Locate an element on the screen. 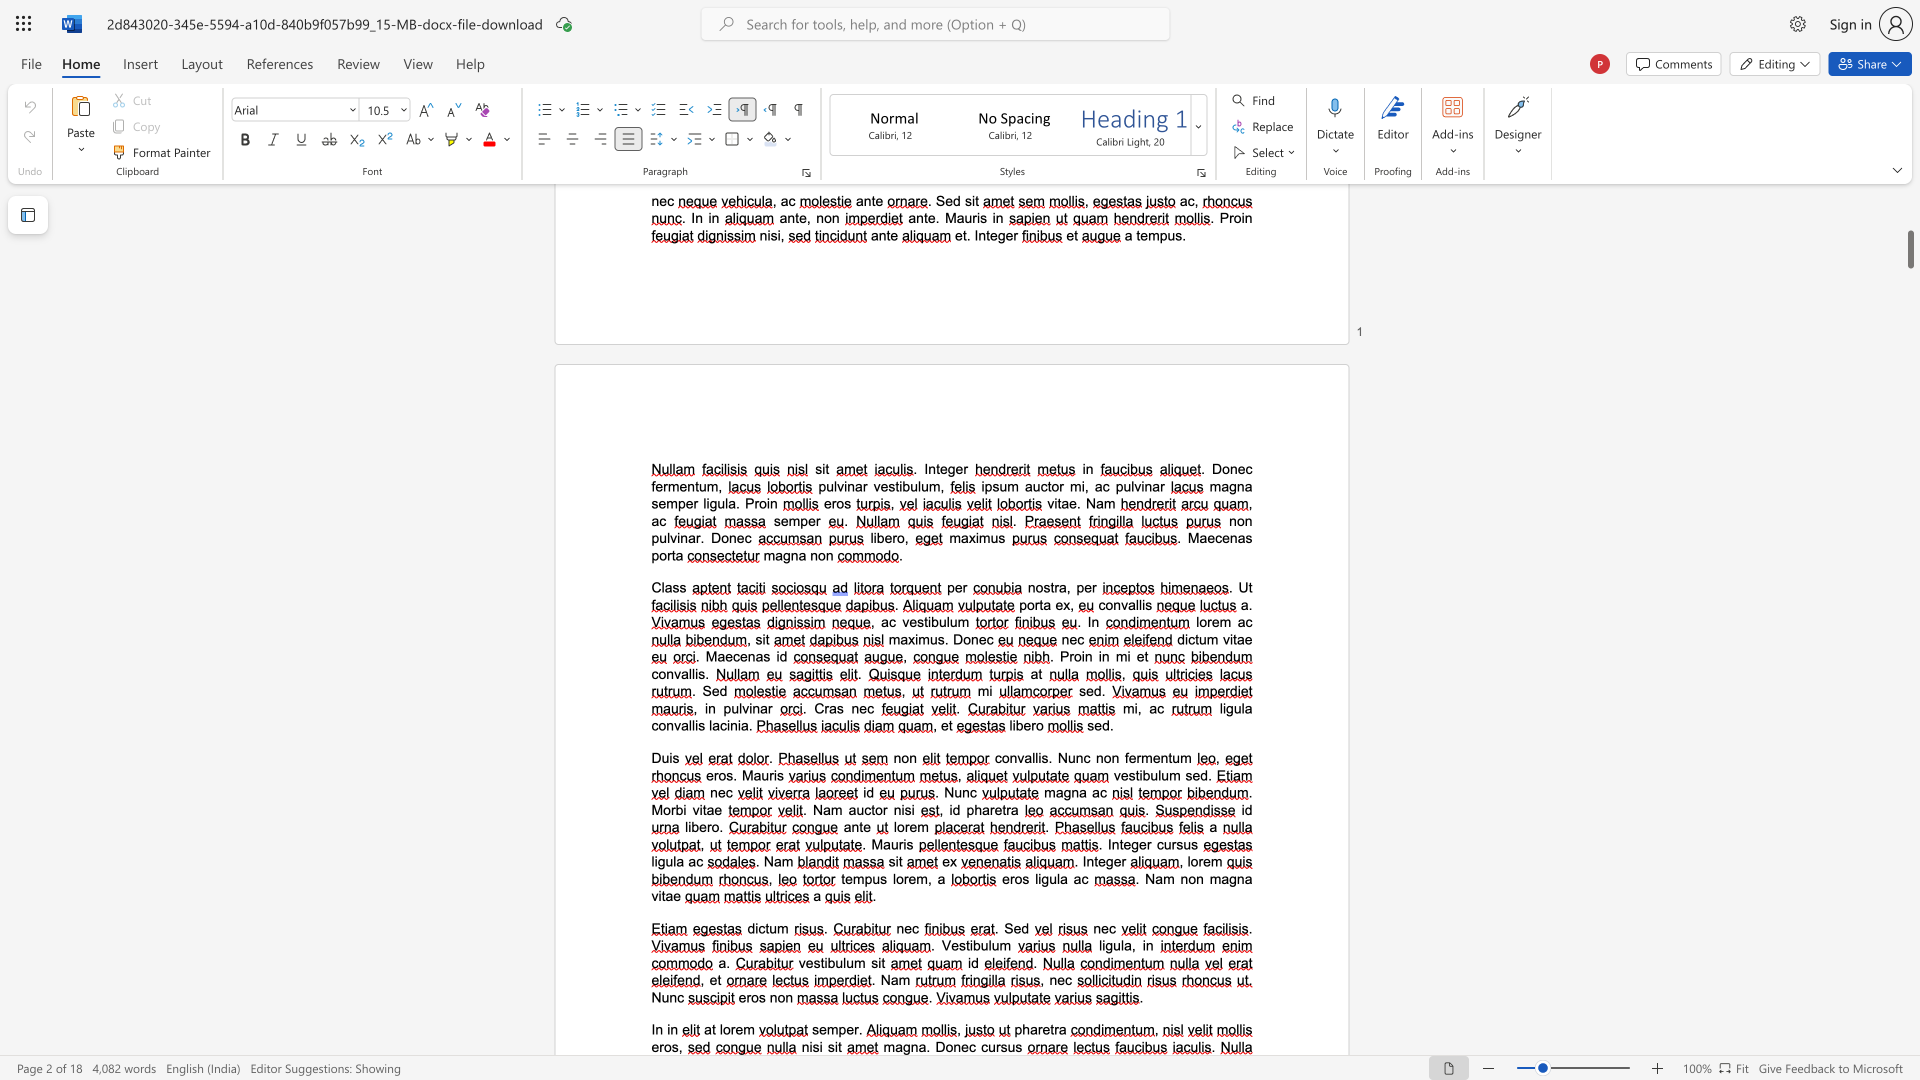  the 3th character "i" in the text is located at coordinates (836, 1046).